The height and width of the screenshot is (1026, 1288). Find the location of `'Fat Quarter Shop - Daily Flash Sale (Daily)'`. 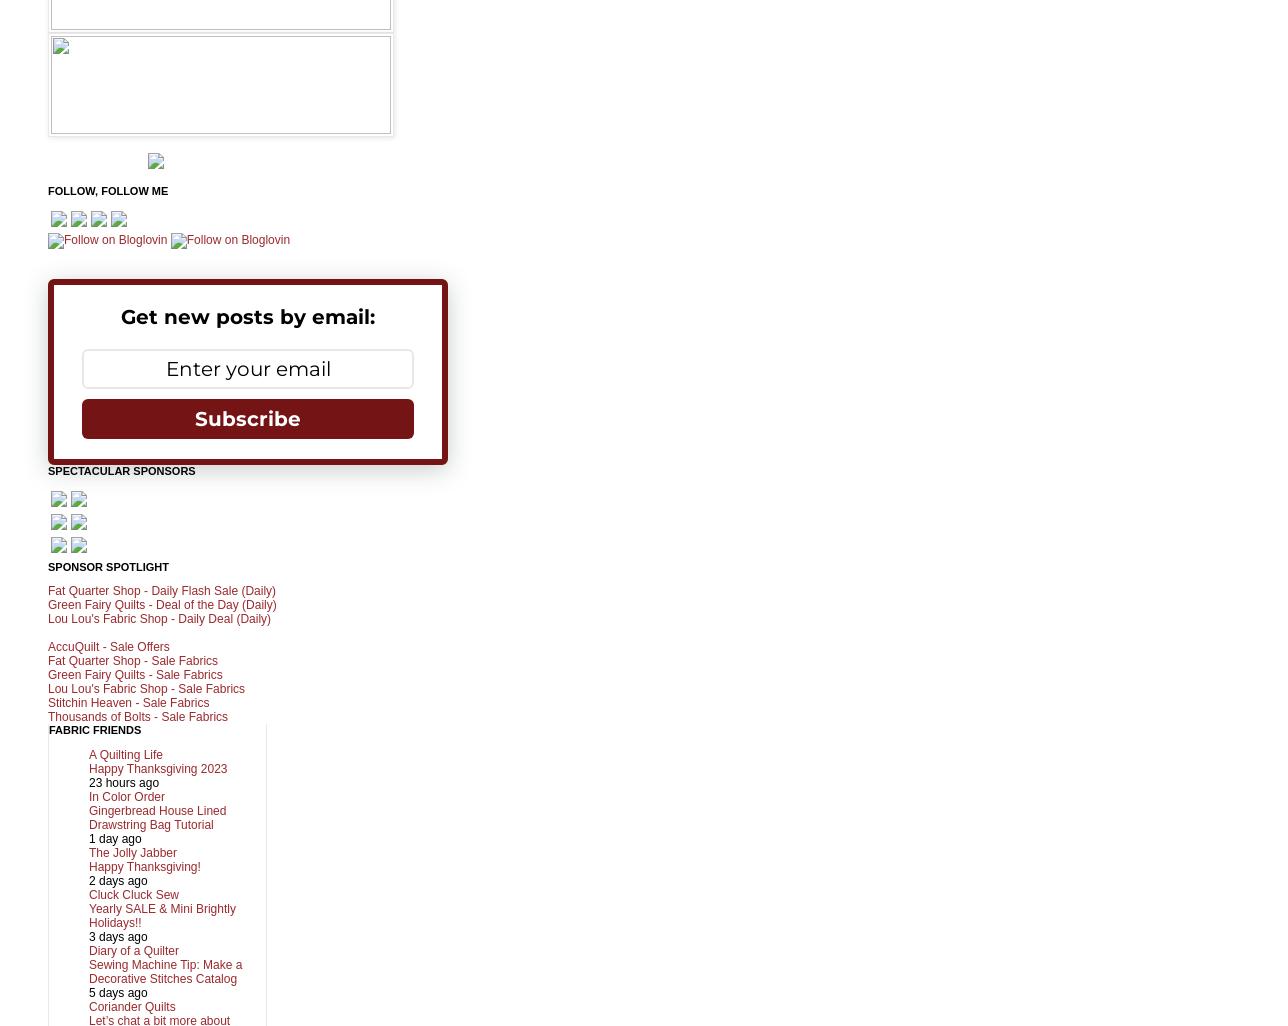

'Fat Quarter Shop - Daily Flash Sale (Daily)' is located at coordinates (161, 588).